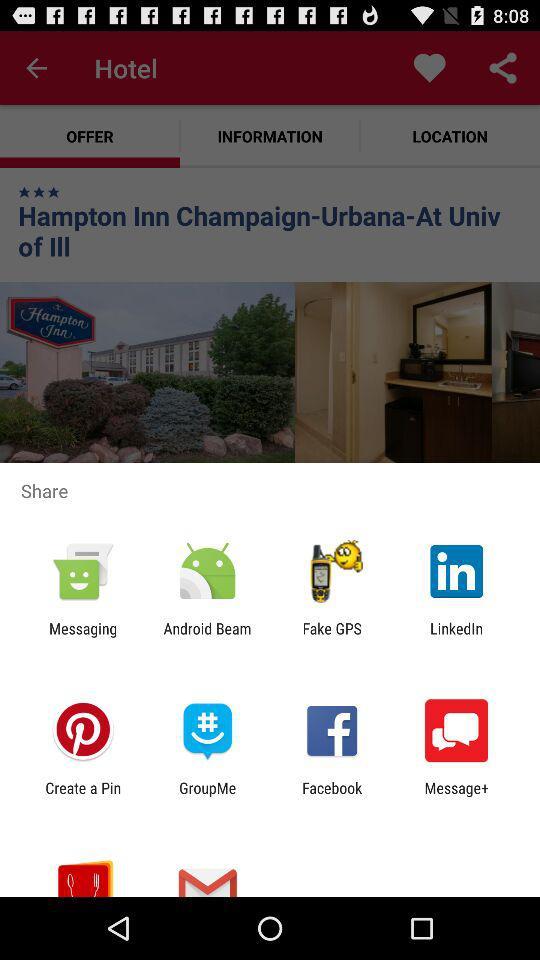 The image size is (540, 960). Describe the element at coordinates (456, 796) in the screenshot. I see `app next to facebook item` at that location.